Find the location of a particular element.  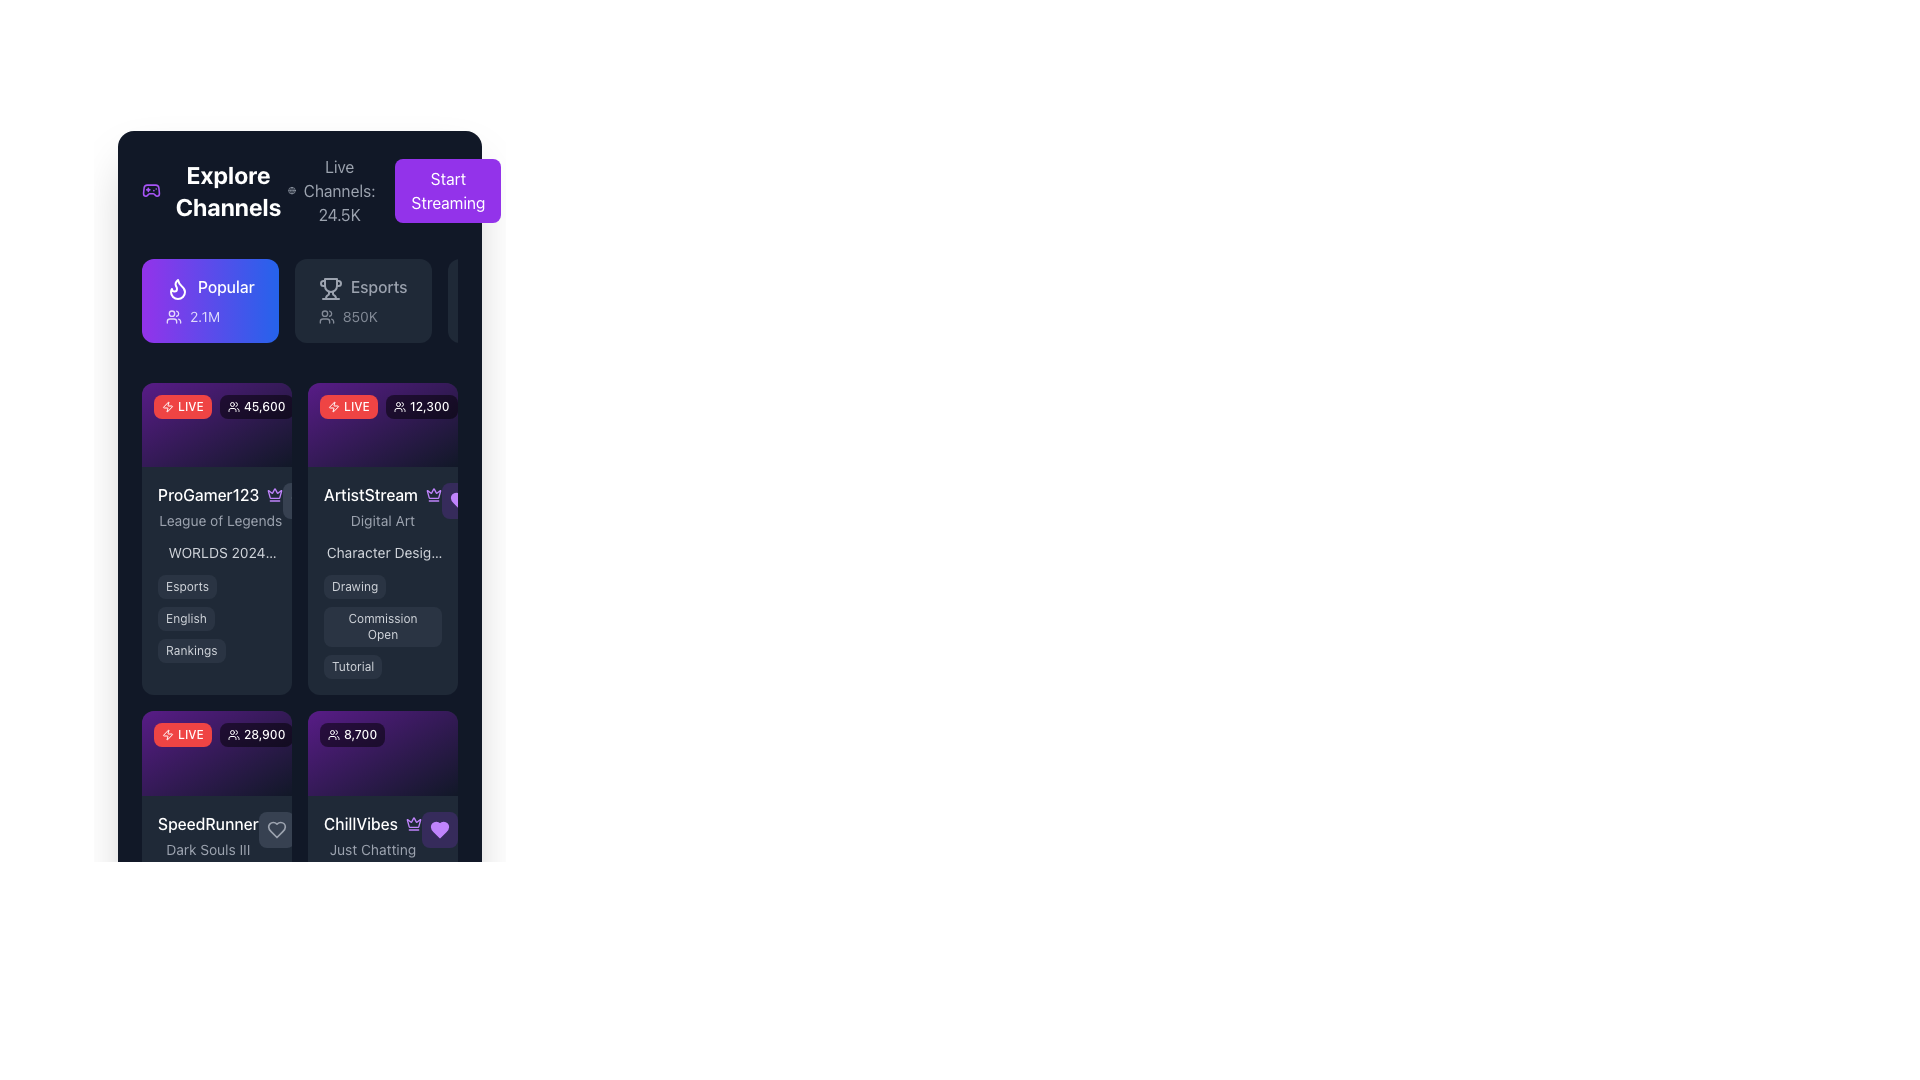

the 'Chill' label, which is a small, rounded rectangle badge with a subtle gray background and smaller grayed-out text, located at the bottom-right of a group of three tags is located at coordinates (400, 946).